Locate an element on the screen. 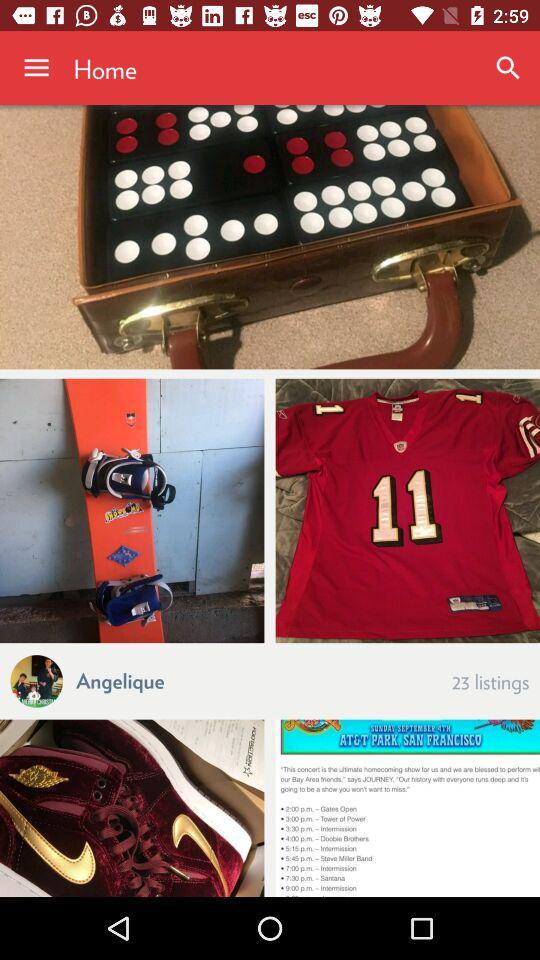 The height and width of the screenshot is (960, 540). the item at the top right corner is located at coordinates (508, 68).